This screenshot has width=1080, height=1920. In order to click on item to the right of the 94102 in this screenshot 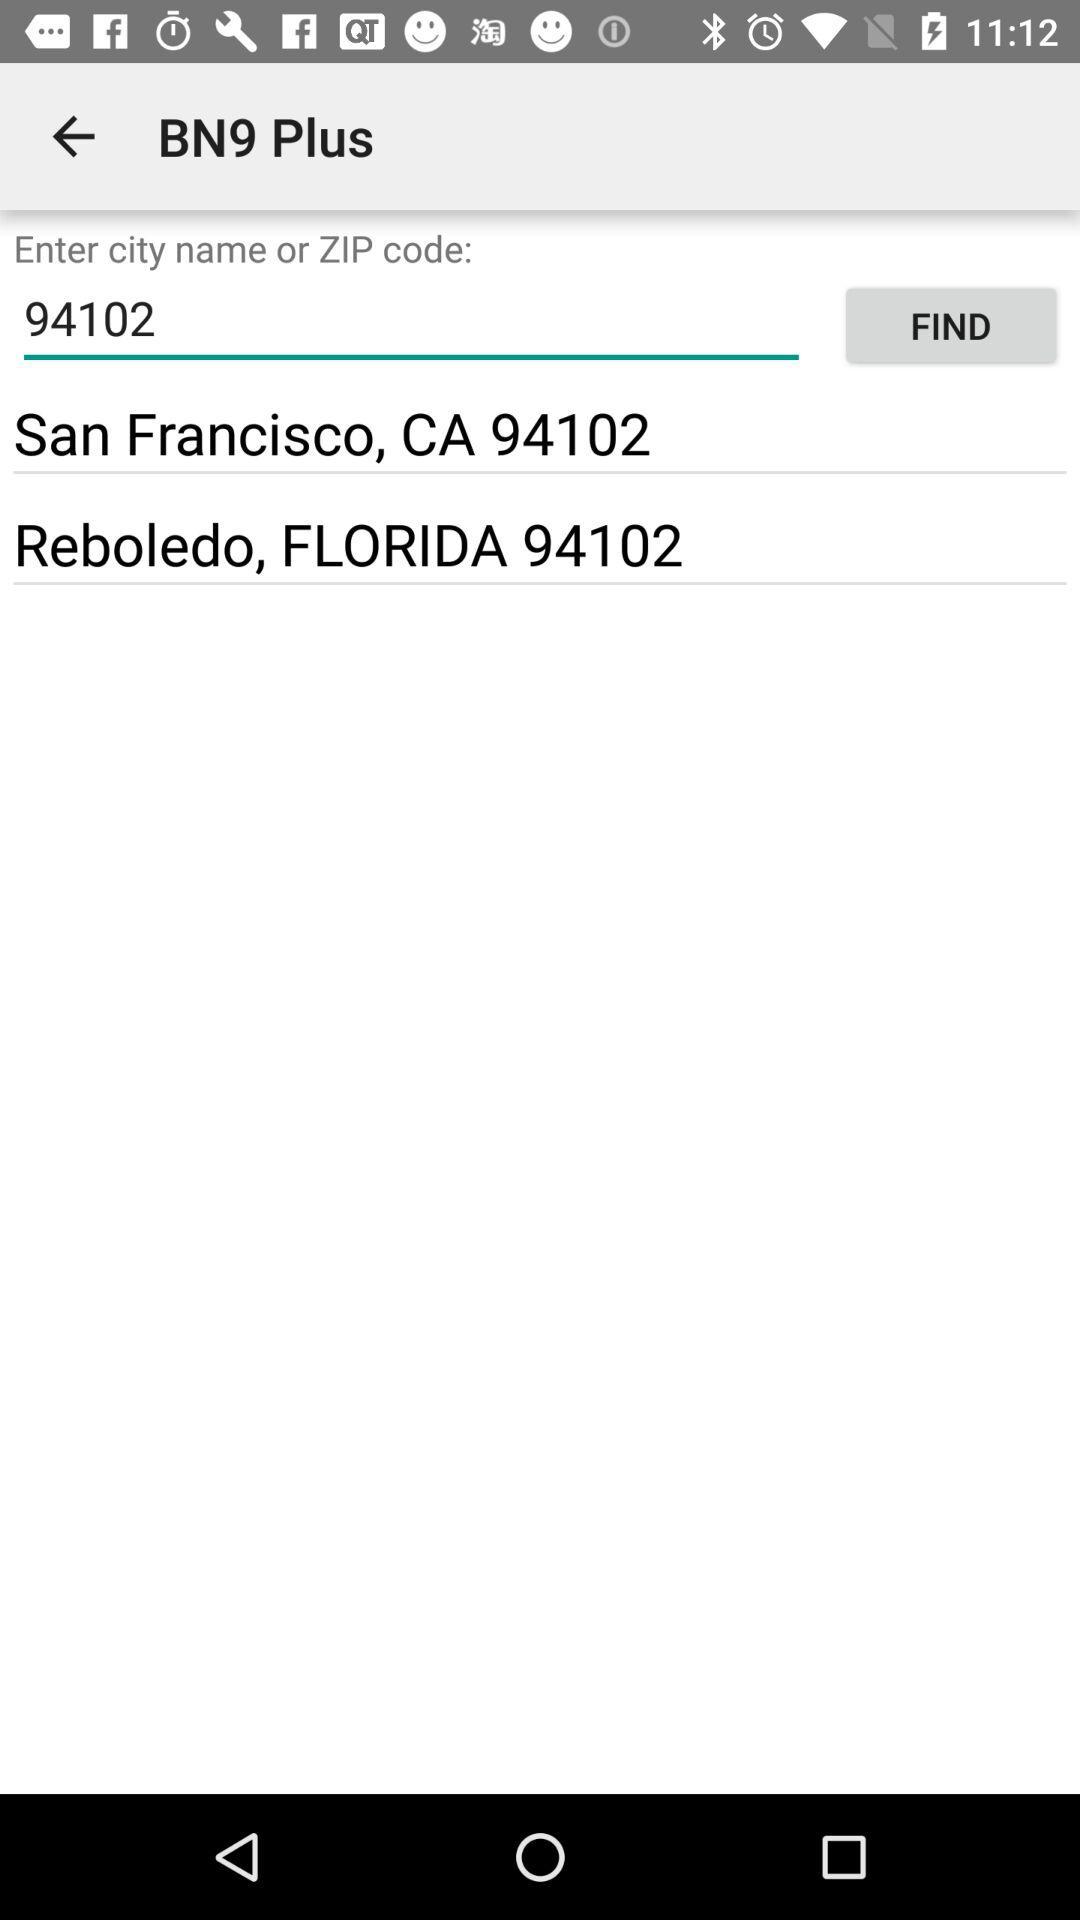, I will do `click(950, 325)`.